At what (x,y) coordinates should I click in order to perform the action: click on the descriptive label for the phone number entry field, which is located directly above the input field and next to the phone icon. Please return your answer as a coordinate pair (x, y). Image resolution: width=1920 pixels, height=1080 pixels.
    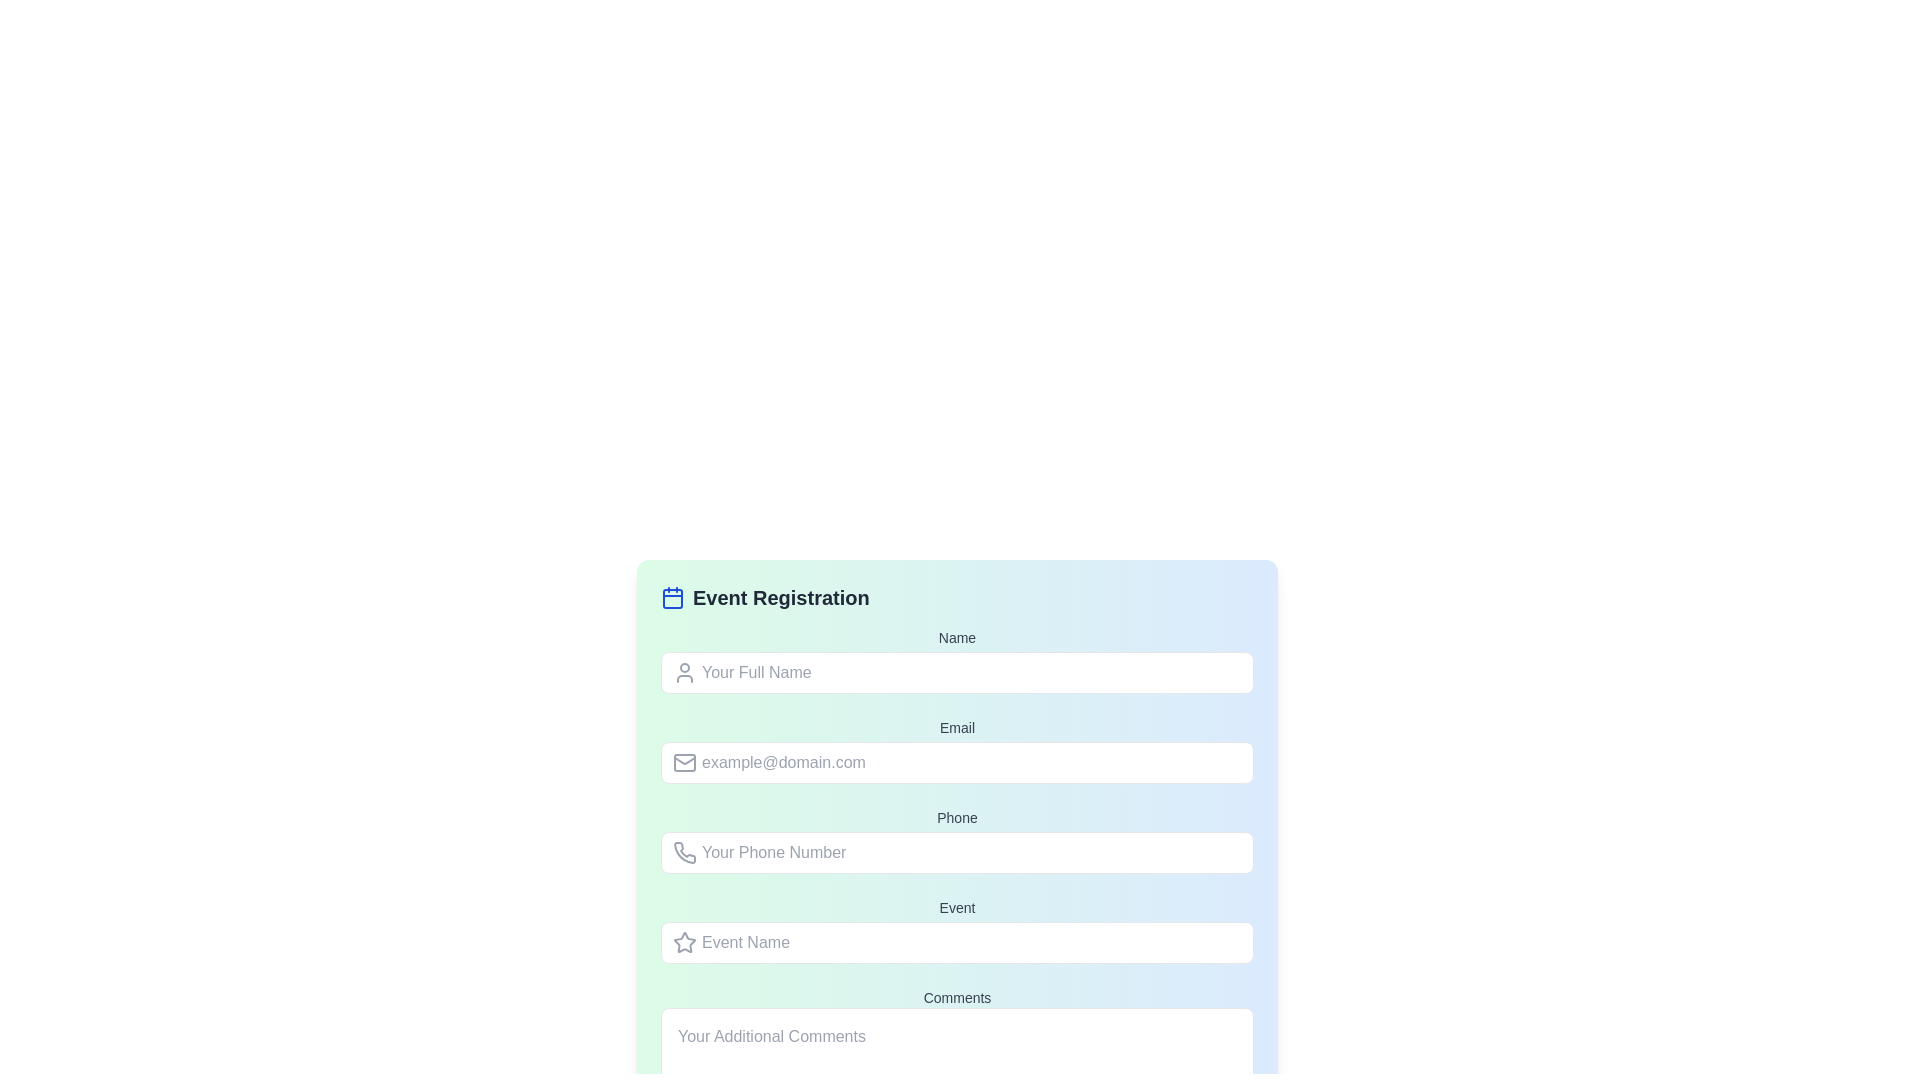
    Looking at the image, I should click on (956, 817).